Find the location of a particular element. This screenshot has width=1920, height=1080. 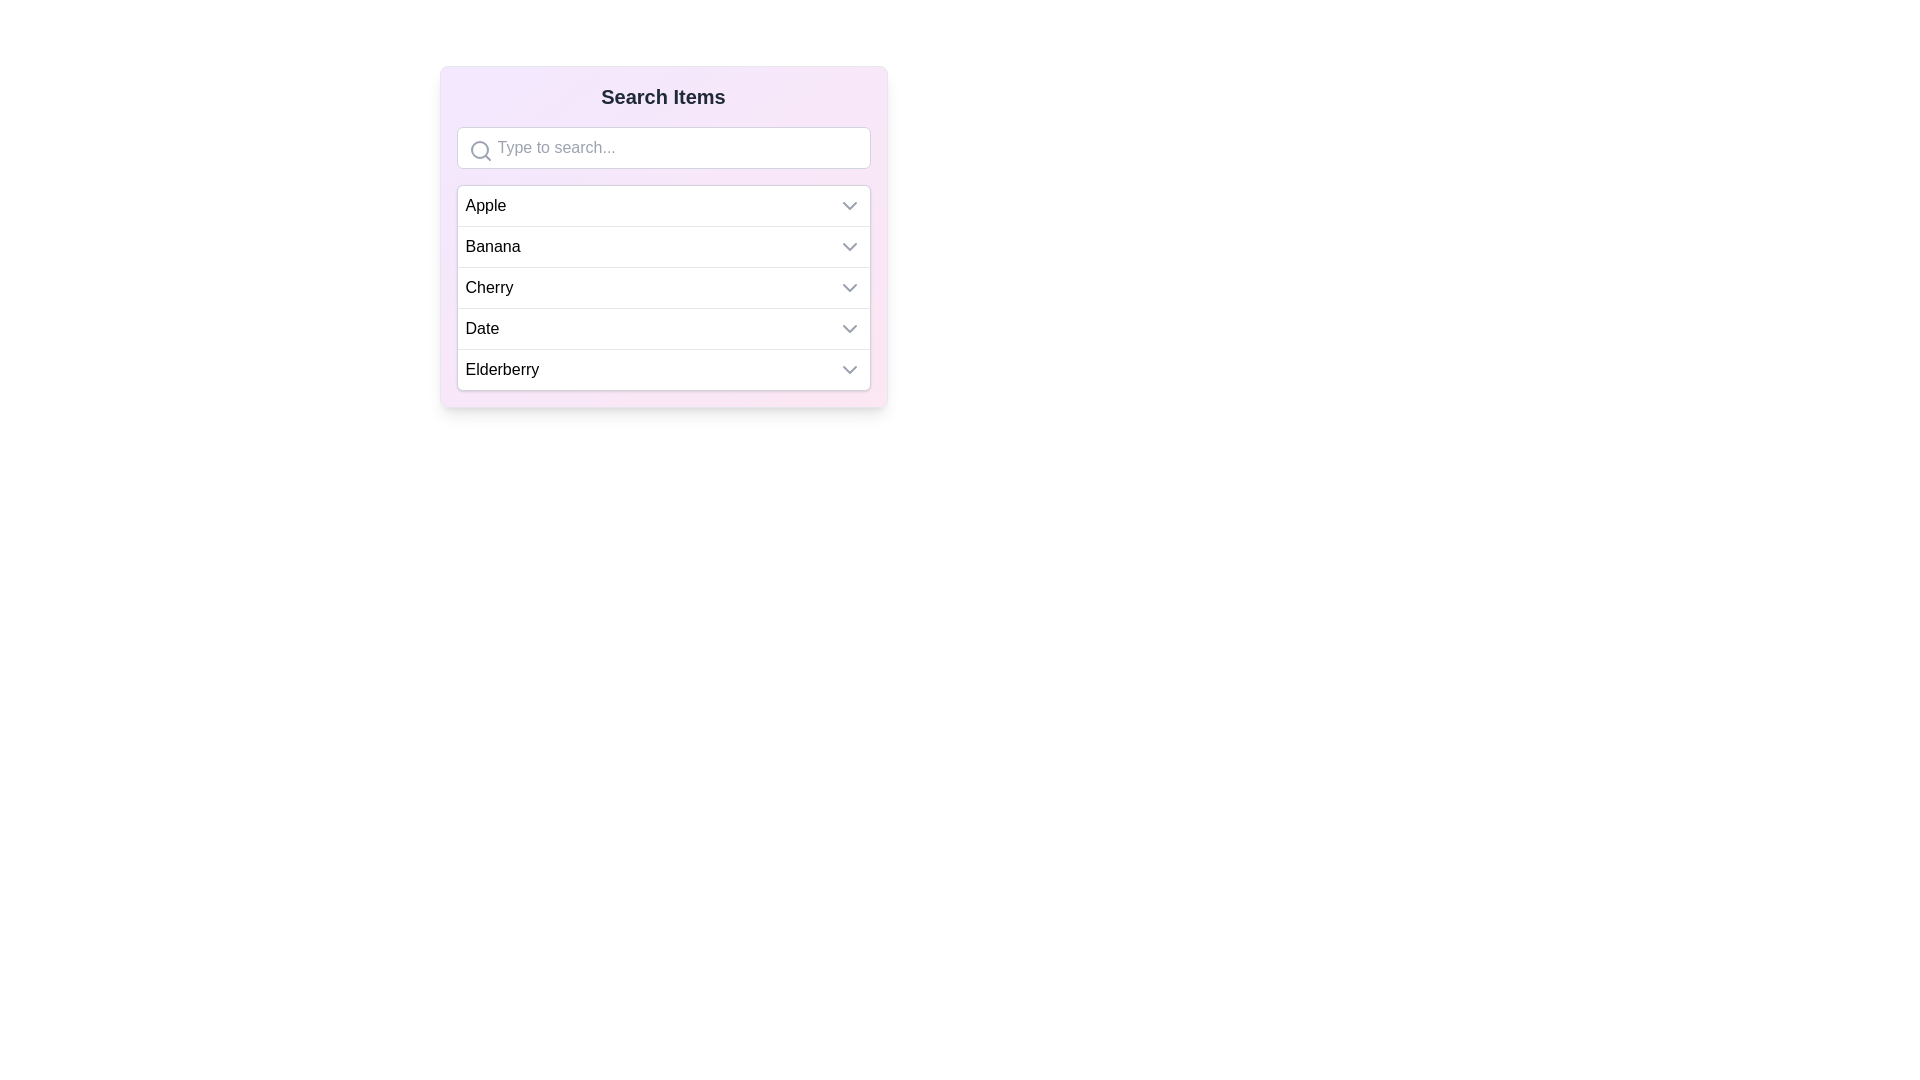

to select the list item labeled 'Elderberry', which is the fifth item in a vertical list of fruit names is located at coordinates (663, 369).